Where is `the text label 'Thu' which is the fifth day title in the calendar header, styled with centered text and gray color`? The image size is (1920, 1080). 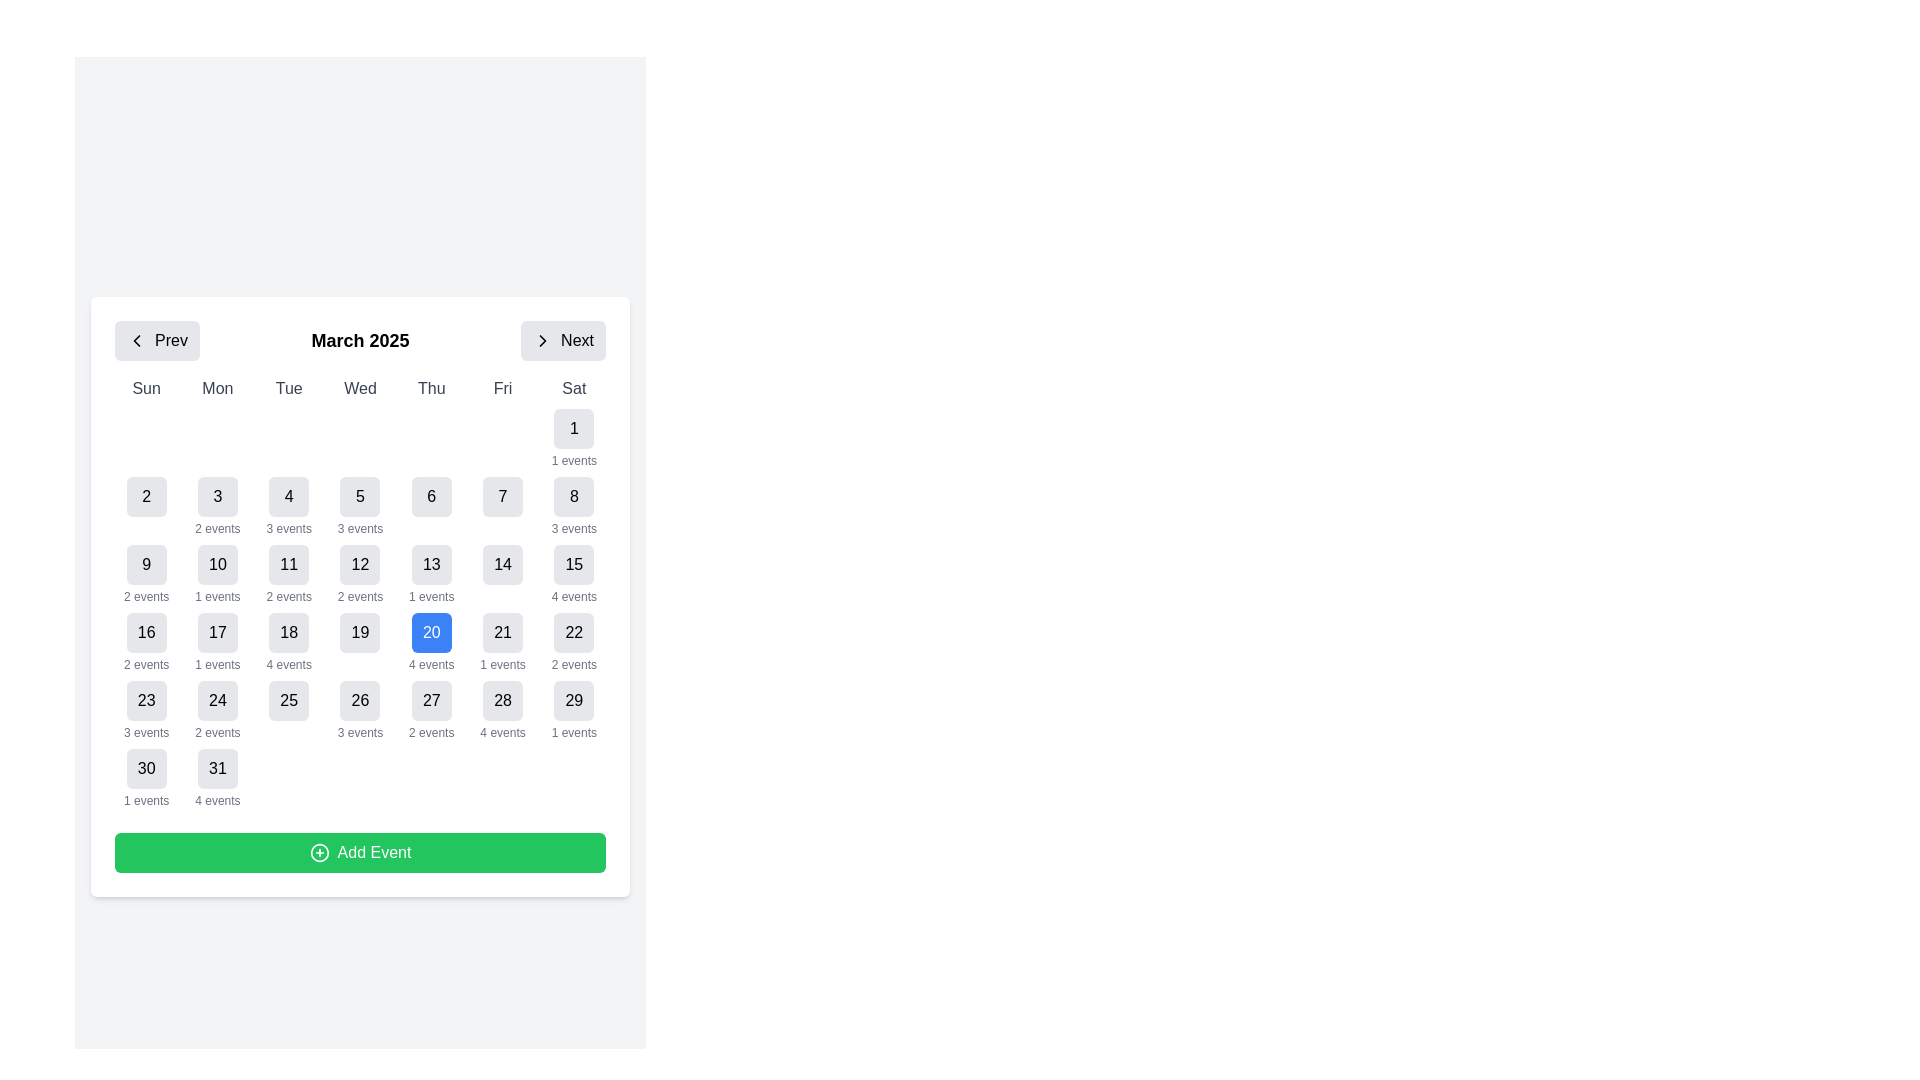
the text label 'Thu' which is the fifth day title in the calendar header, styled with centered text and gray color is located at coordinates (430, 389).